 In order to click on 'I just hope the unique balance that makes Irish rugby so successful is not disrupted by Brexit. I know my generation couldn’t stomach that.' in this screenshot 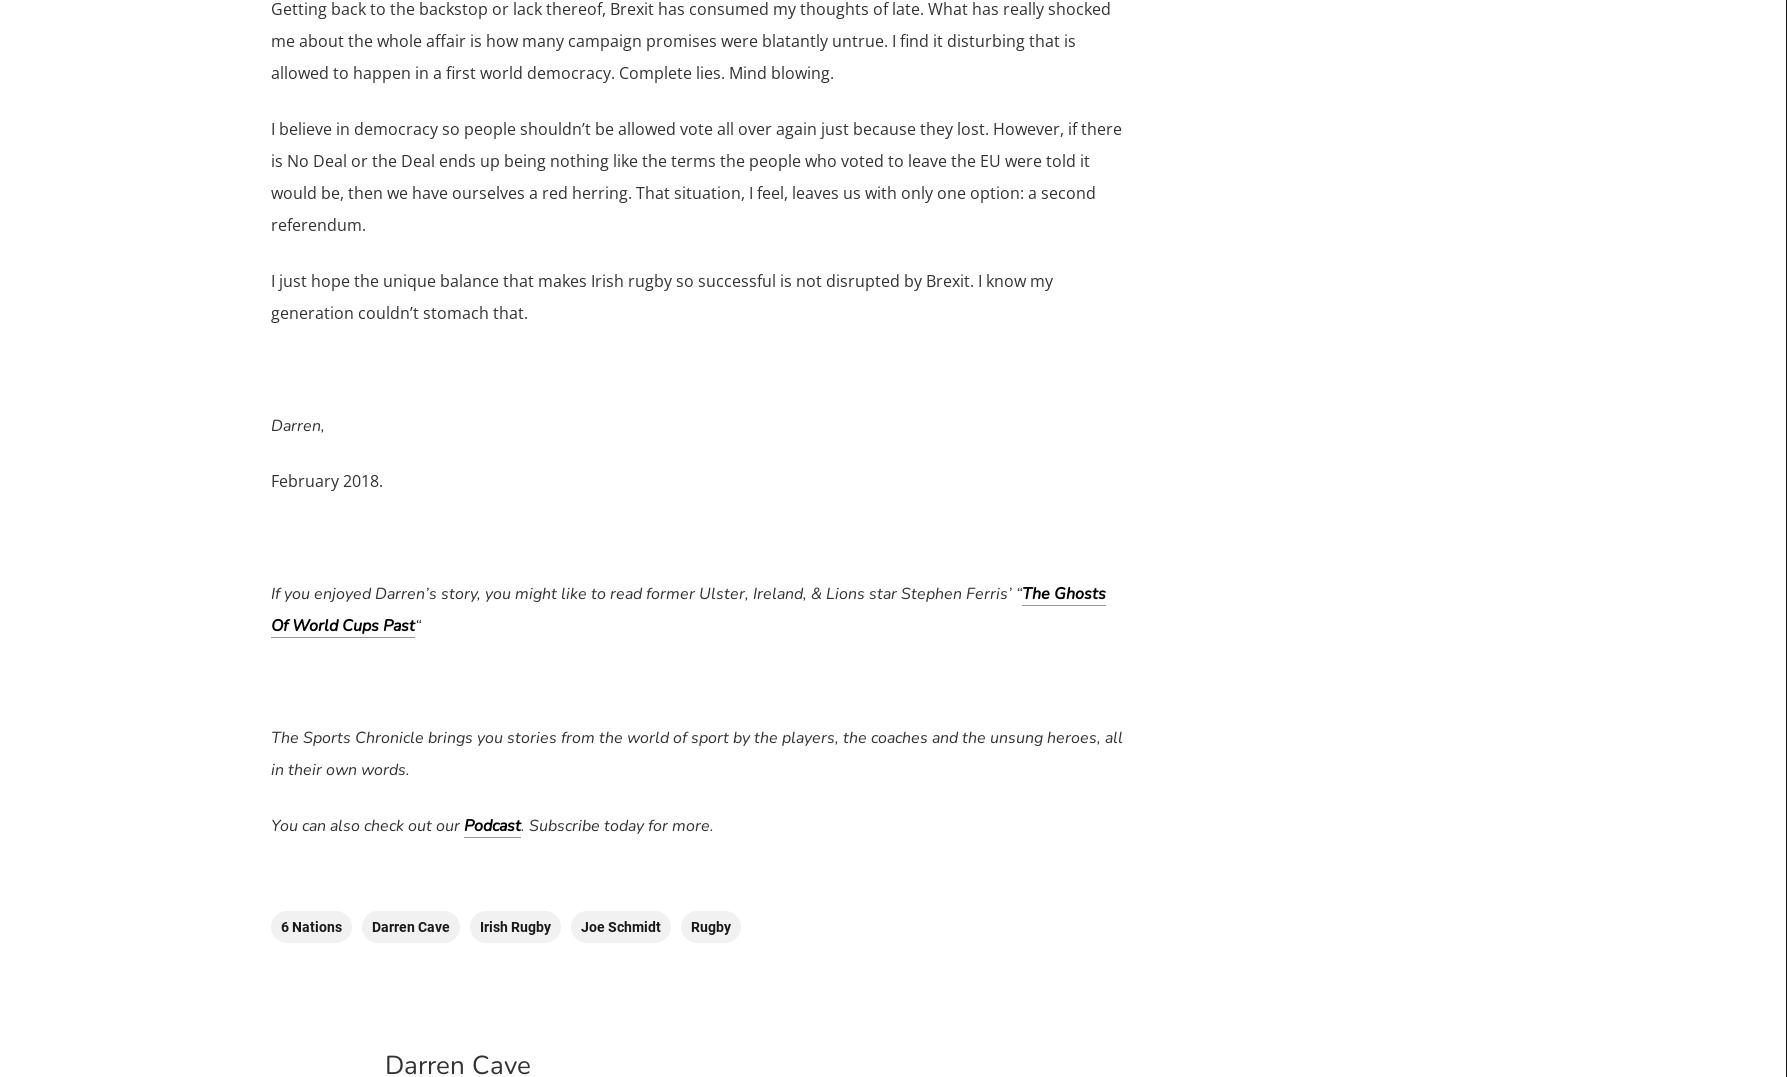, I will do `click(269, 295)`.